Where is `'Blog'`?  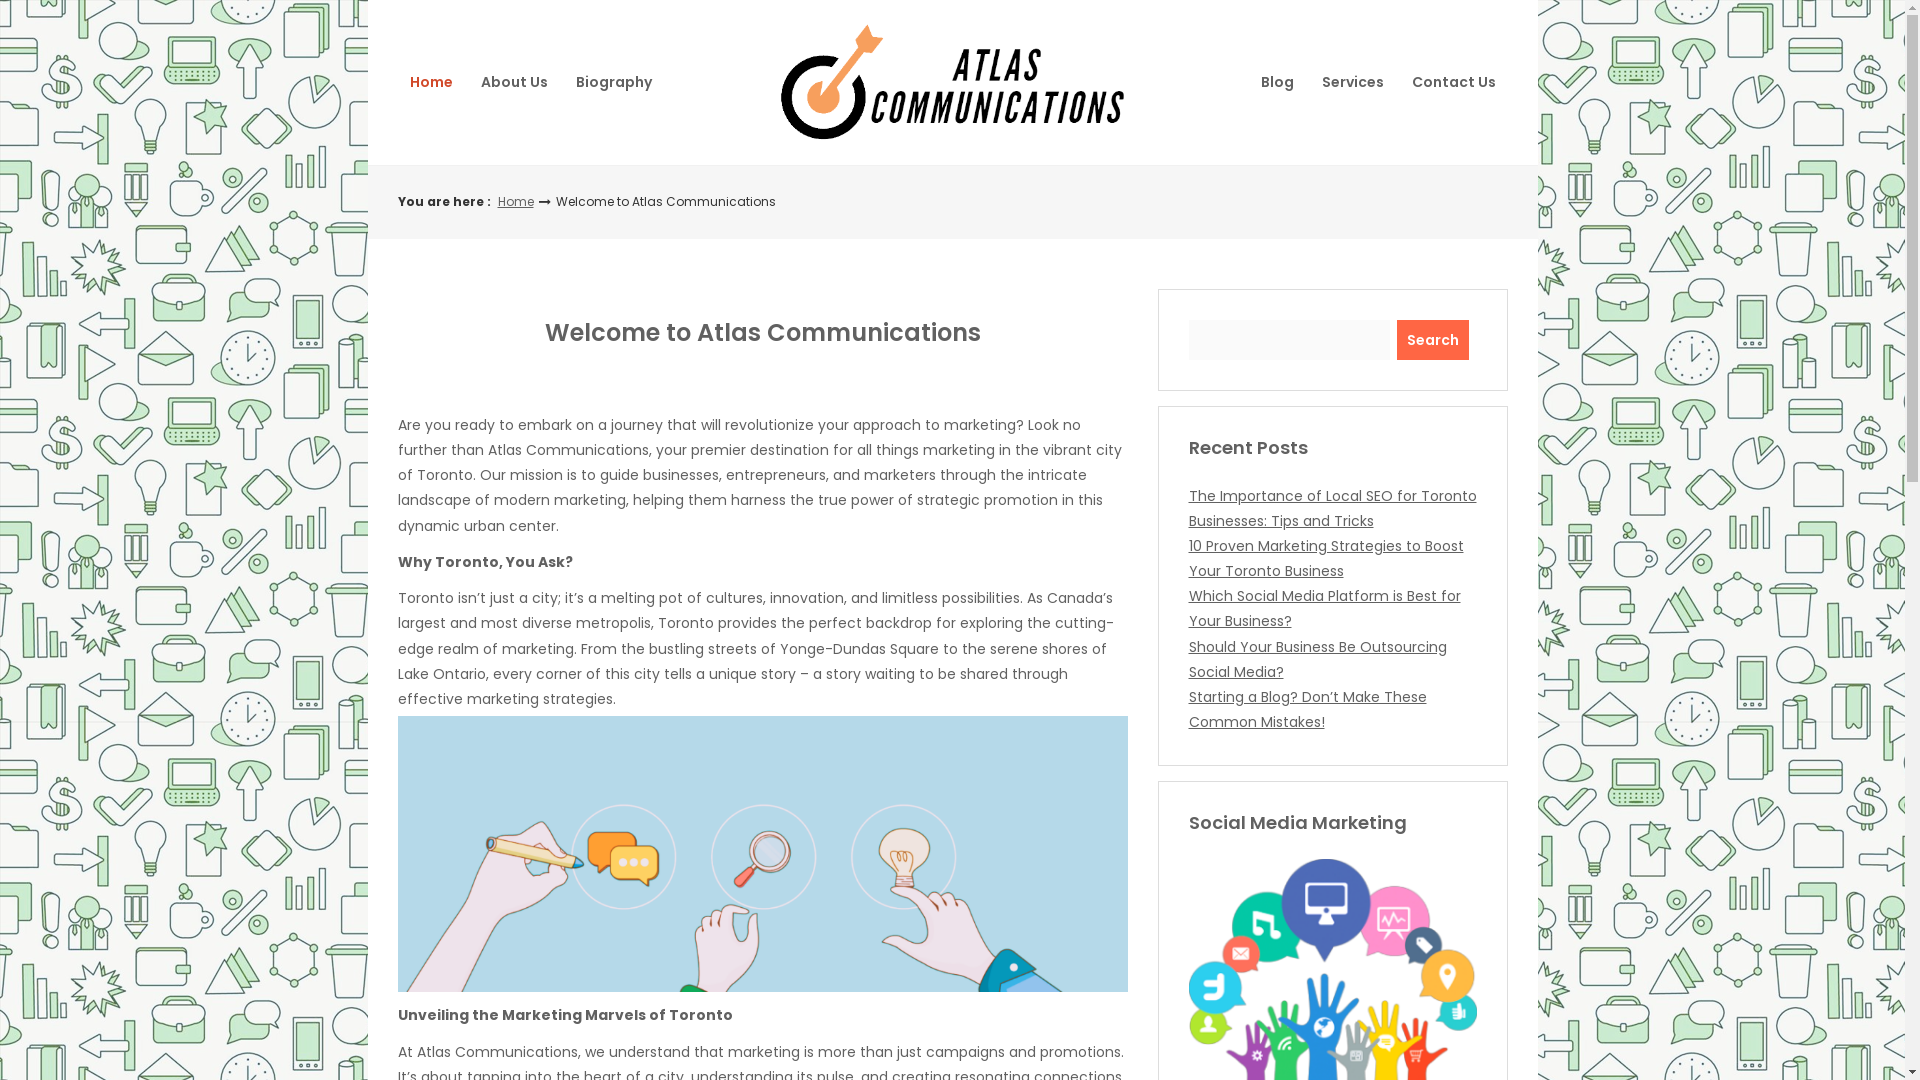
'Blog' is located at coordinates (1275, 81).